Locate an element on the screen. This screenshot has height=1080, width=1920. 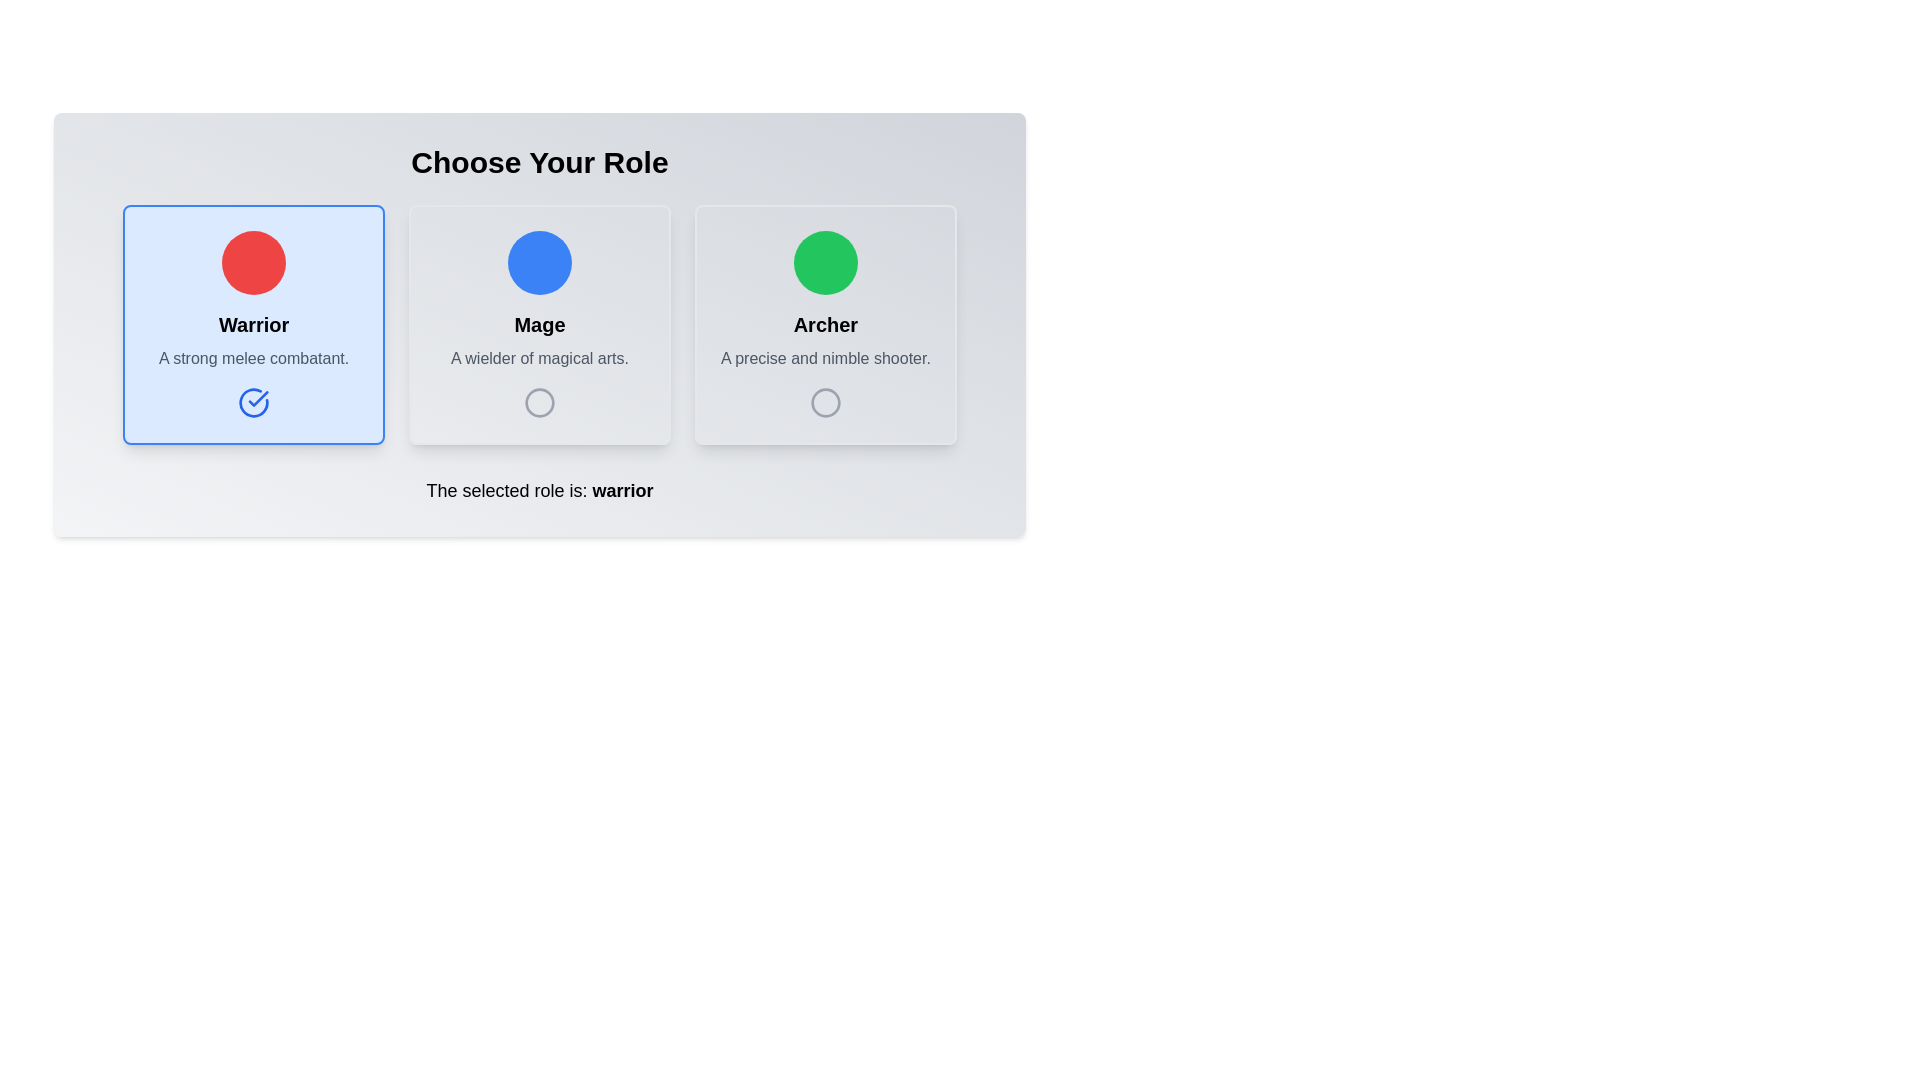
on the 'Warrior' selectable tile, which is a blue box with rounded corners, featuring a red circular avatar, the title 'Warrior' in bold, and a checkmark icon at the bottom is located at coordinates (253, 323).